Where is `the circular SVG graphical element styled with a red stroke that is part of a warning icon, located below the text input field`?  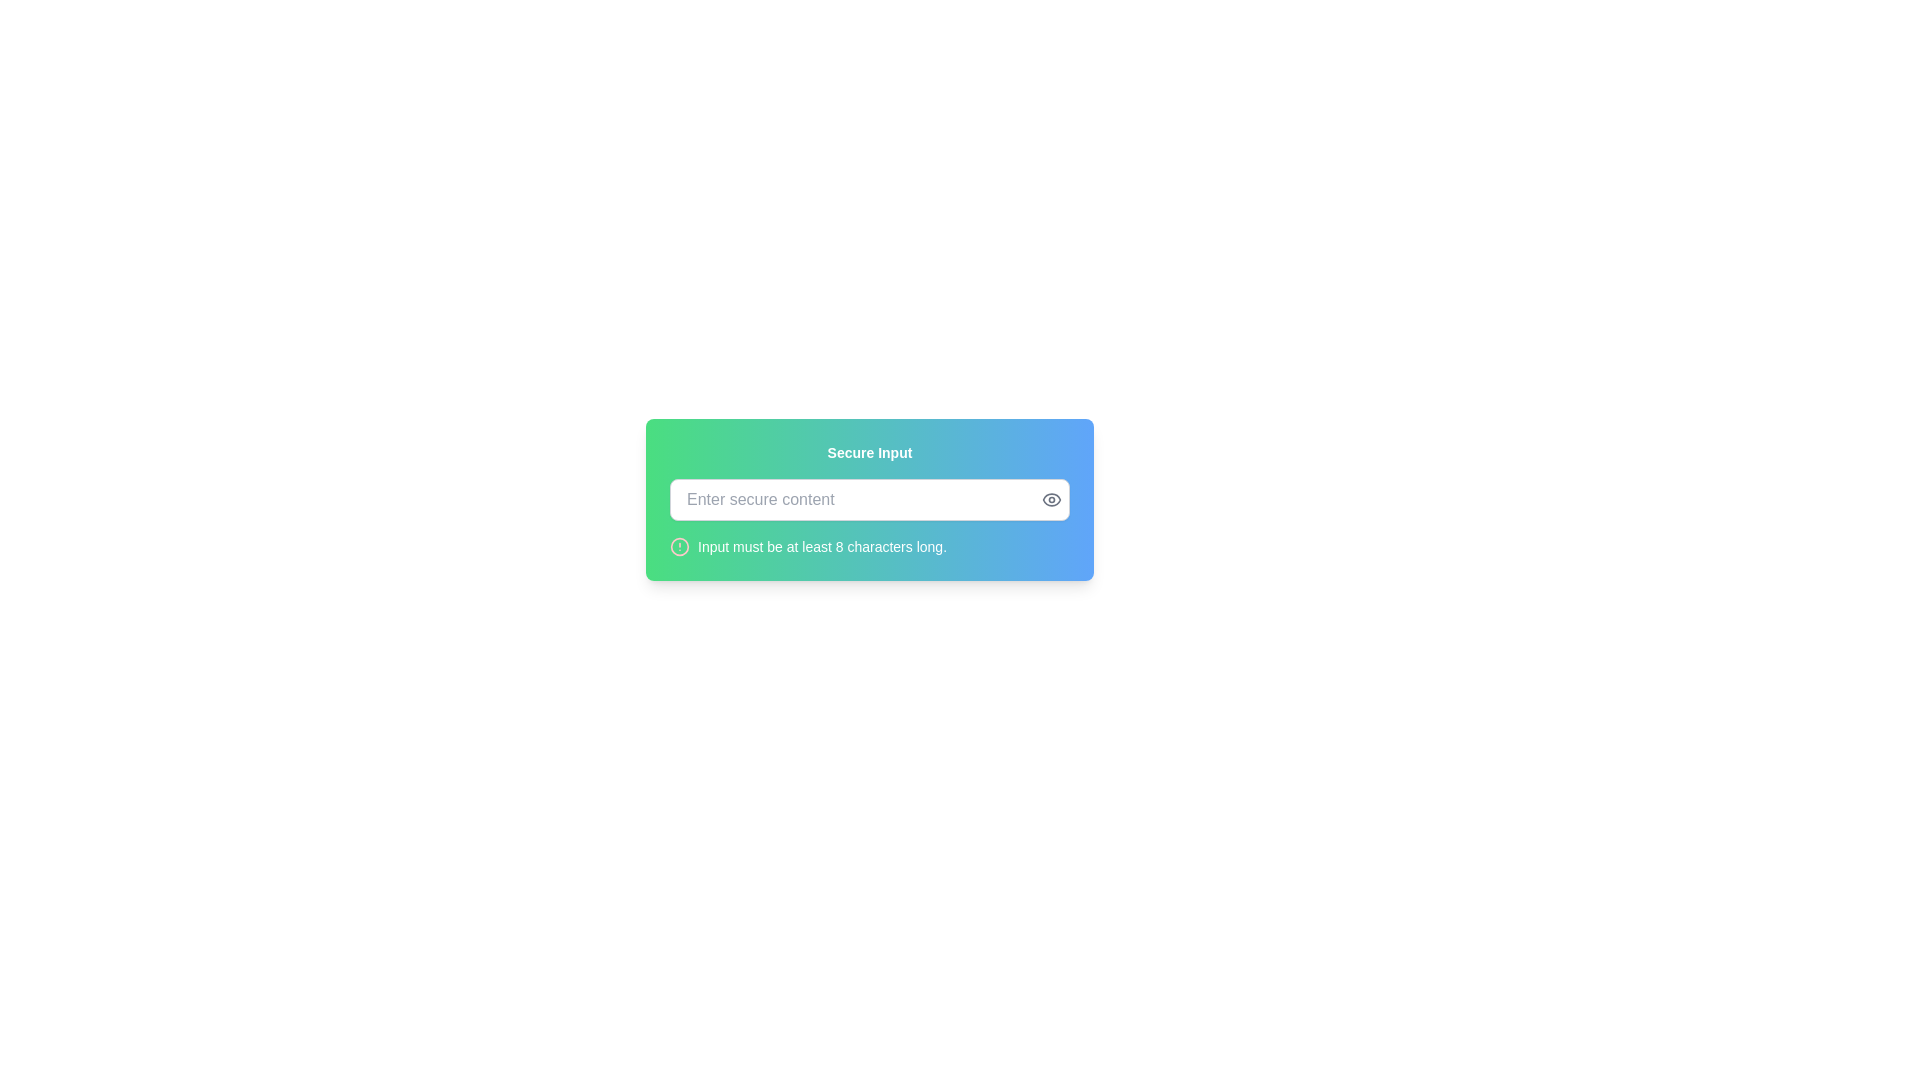 the circular SVG graphical element styled with a red stroke that is part of a warning icon, located below the text input field is located at coordinates (680, 547).